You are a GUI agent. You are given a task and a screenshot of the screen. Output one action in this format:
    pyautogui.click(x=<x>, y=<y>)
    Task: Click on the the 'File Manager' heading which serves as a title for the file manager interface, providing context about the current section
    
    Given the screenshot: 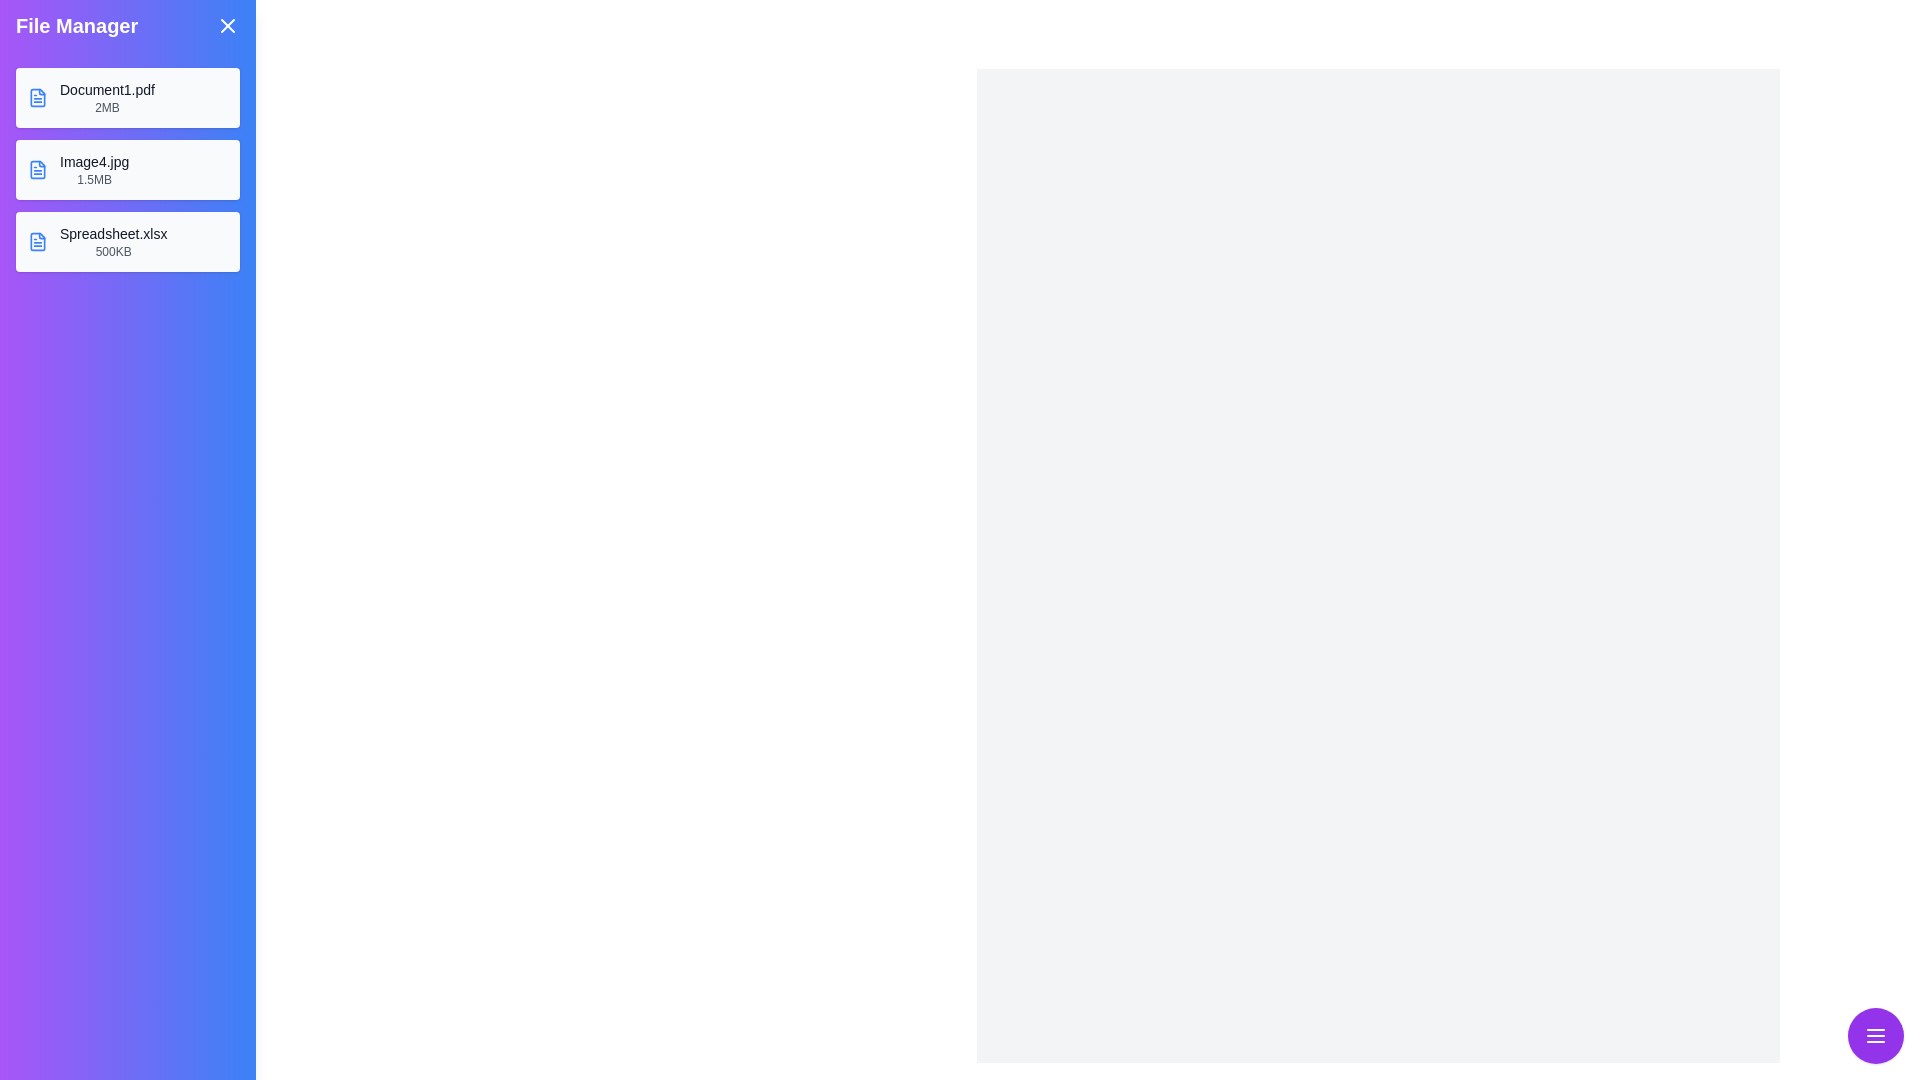 What is the action you would take?
    pyautogui.click(x=76, y=26)
    